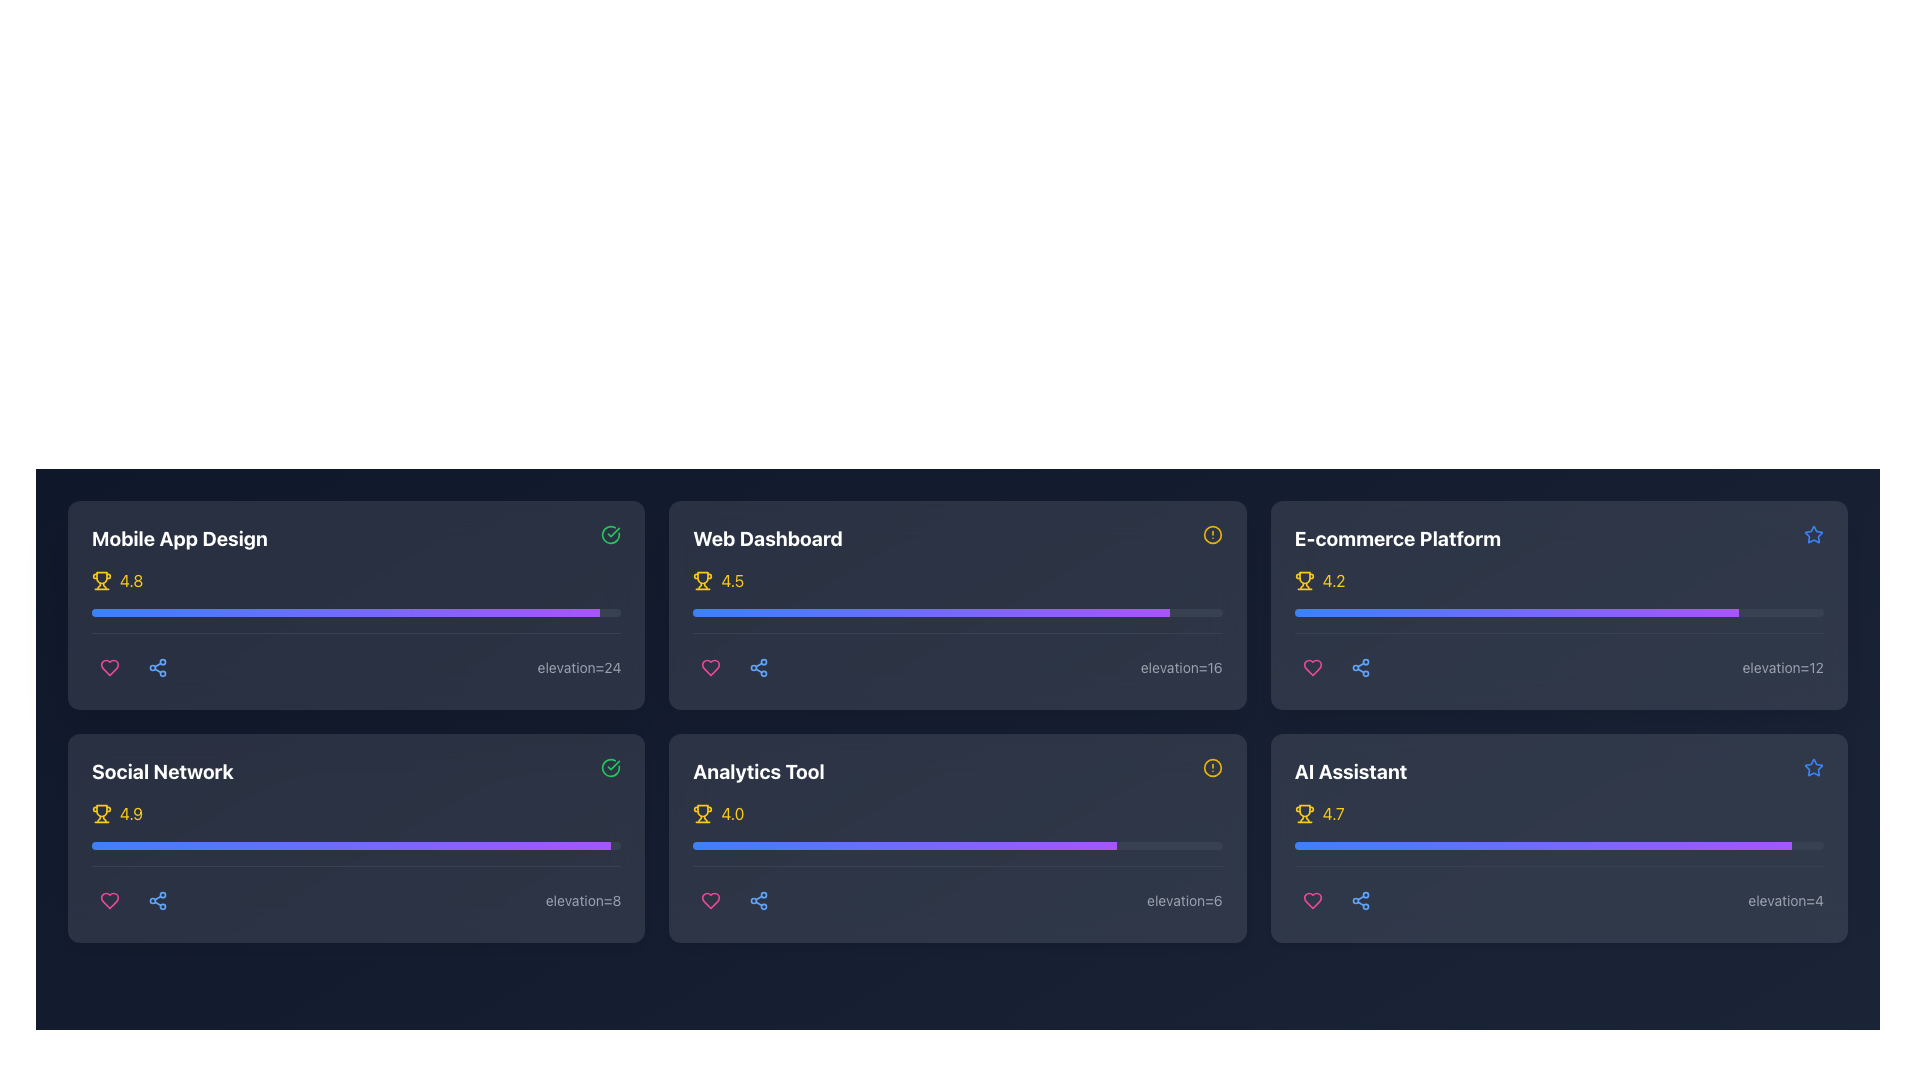 The height and width of the screenshot is (1080, 1920). Describe the element at coordinates (100, 810) in the screenshot. I see `the achievement icon located in the middle of the 'Social Network' card, which is positioned in the second row of the grid layout, to the left of the score text` at that location.